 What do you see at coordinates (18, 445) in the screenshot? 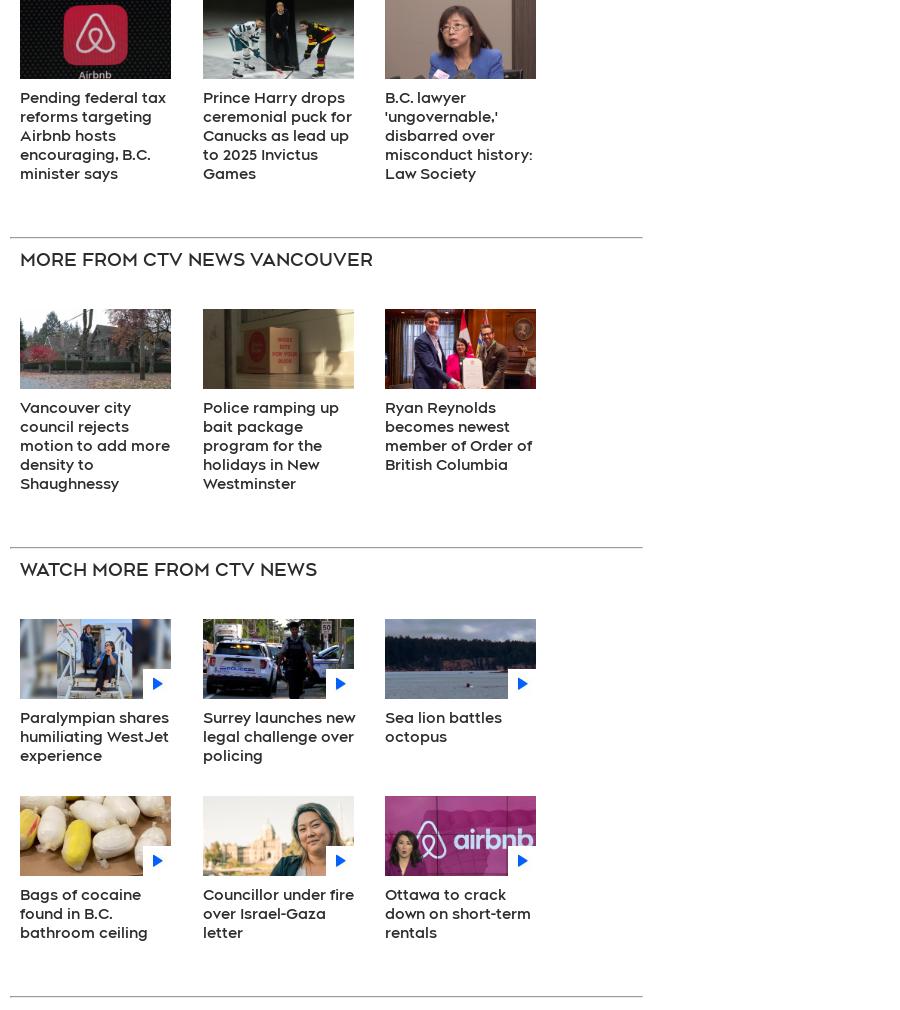
I see `'Vancouver city council rejects motion to add more density to Shaughnessy'` at bounding box center [18, 445].